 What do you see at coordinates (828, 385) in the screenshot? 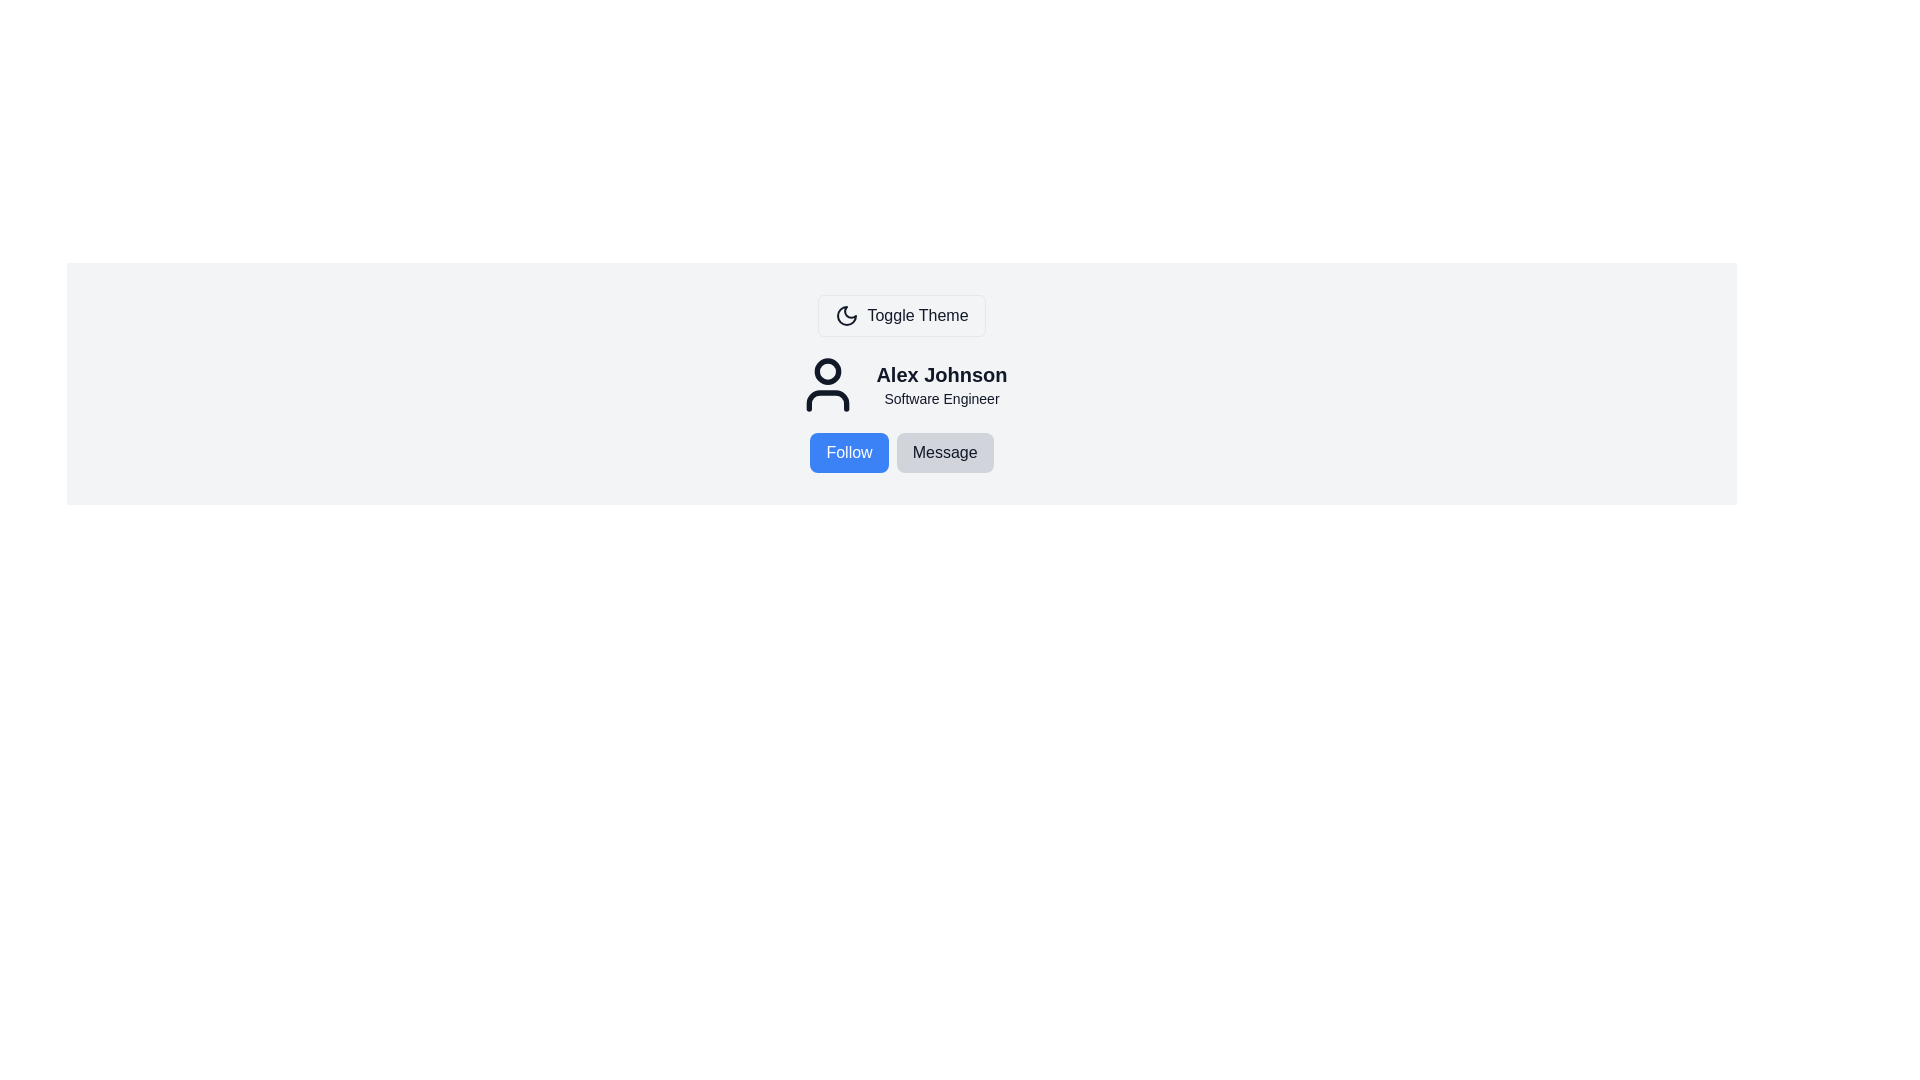
I see `the user profile icon, which is a stylized outline of a person represented by a circular head above a semicircular torso, positioned to the left of the text 'Alex Johnson' and 'Software Engineer'` at bounding box center [828, 385].